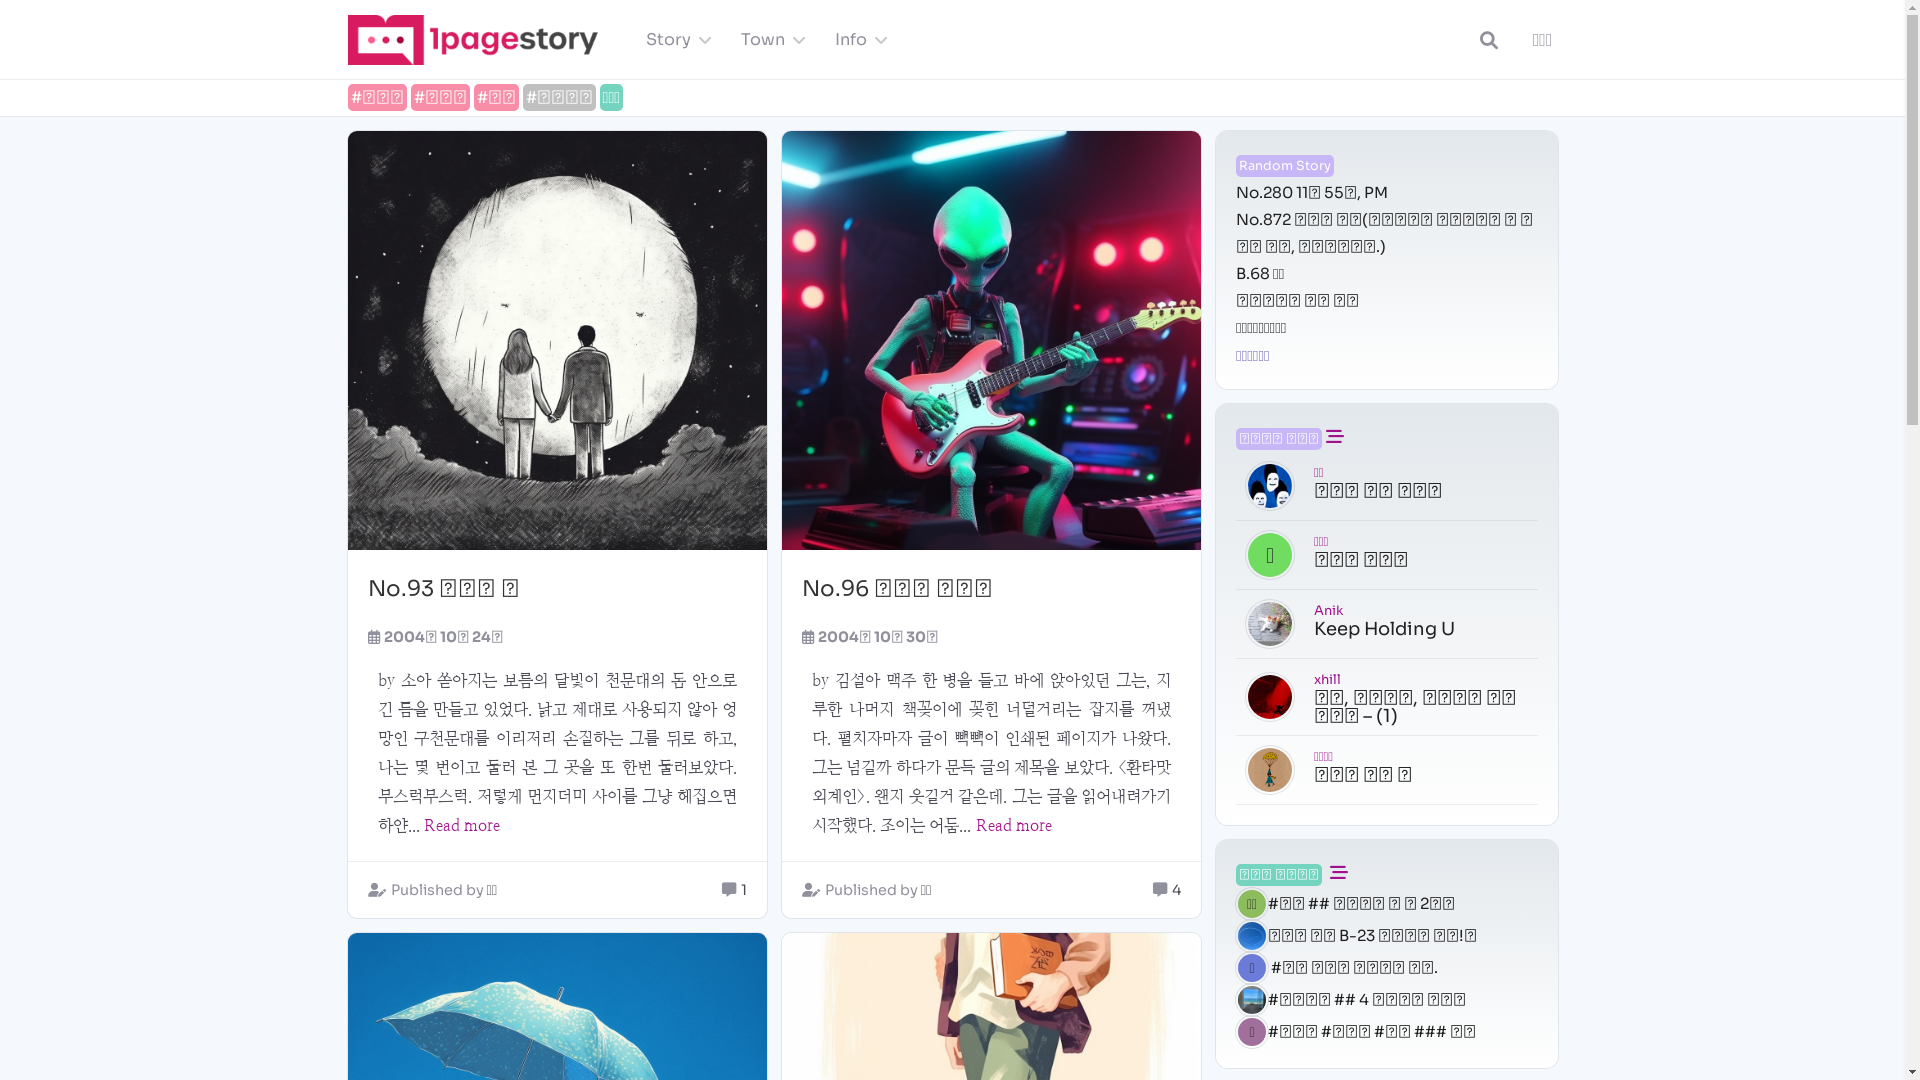 This screenshot has height=1080, width=1920. Describe the element at coordinates (767, 39) in the screenshot. I see `'Town'` at that location.